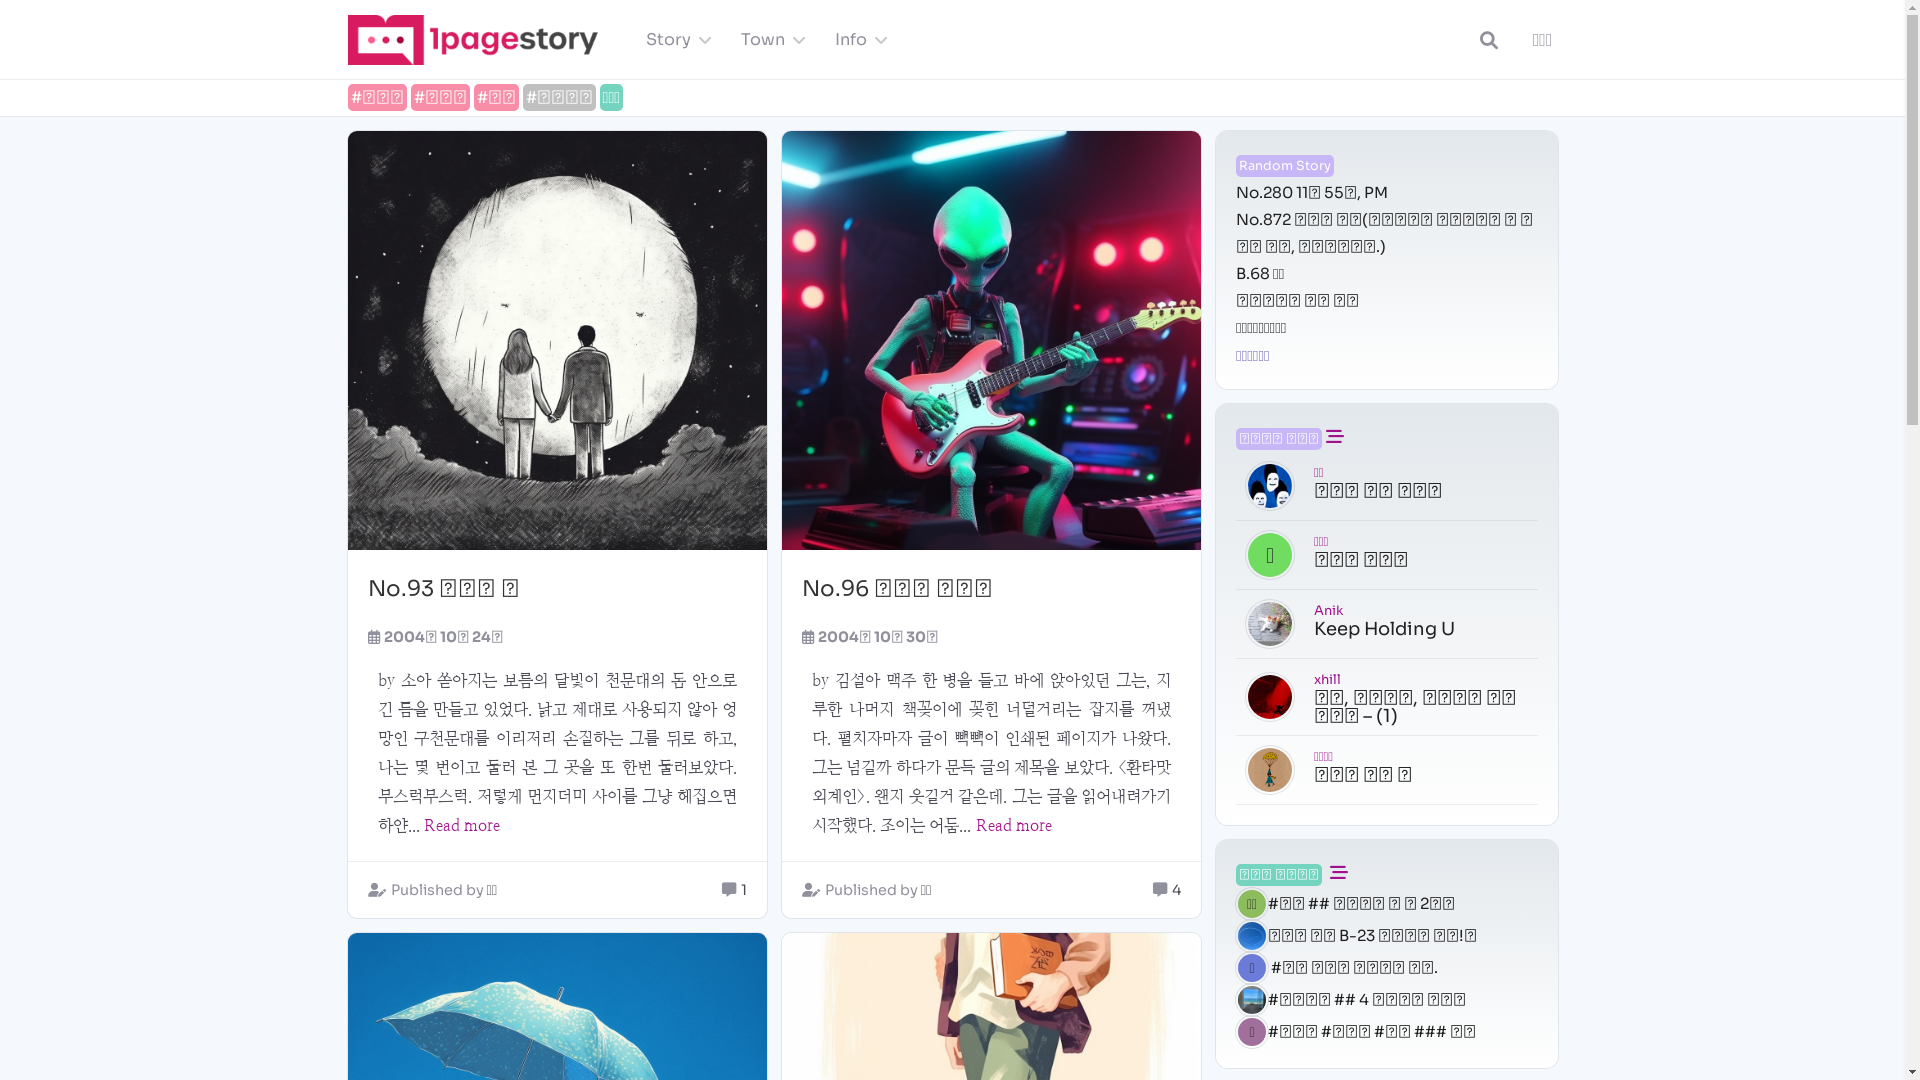 This screenshot has height=1080, width=1920. Describe the element at coordinates (767, 39) in the screenshot. I see `'Town'` at that location.